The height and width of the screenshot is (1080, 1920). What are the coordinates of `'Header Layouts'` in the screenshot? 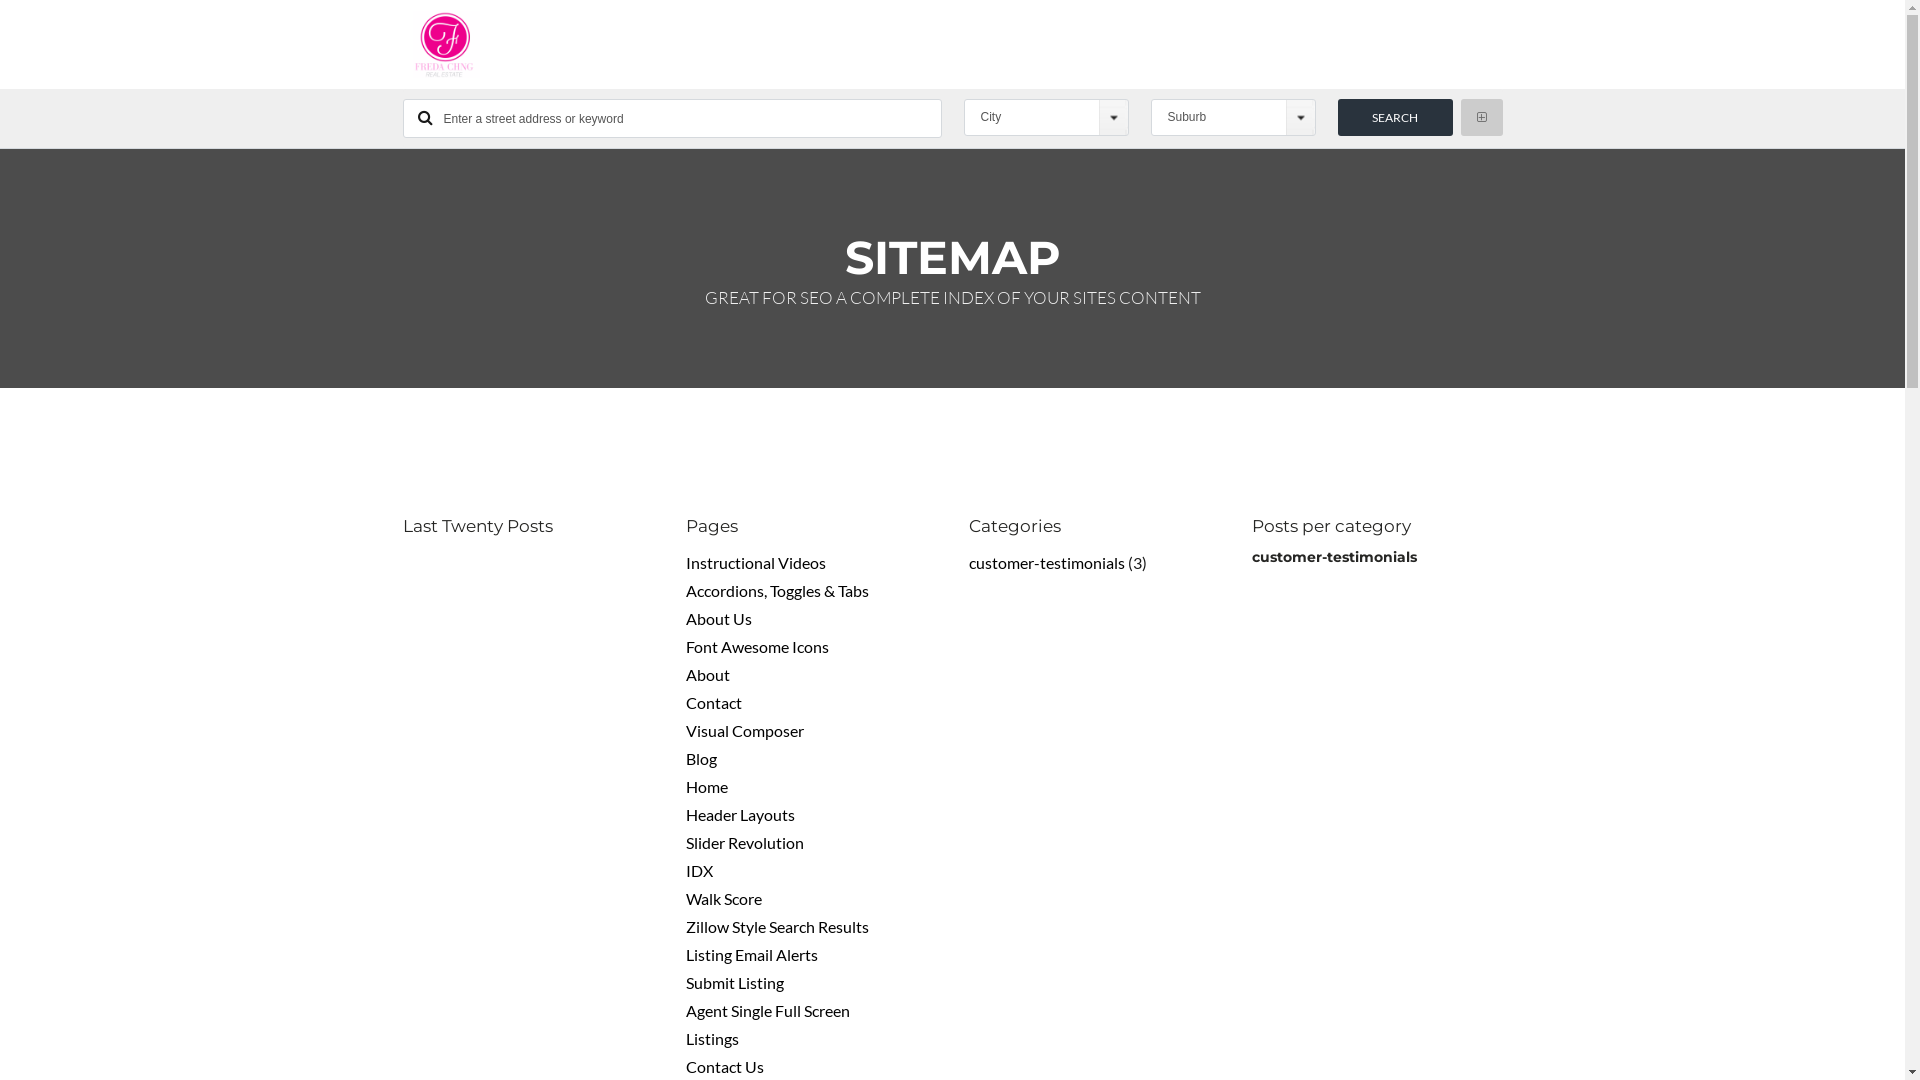 It's located at (739, 814).